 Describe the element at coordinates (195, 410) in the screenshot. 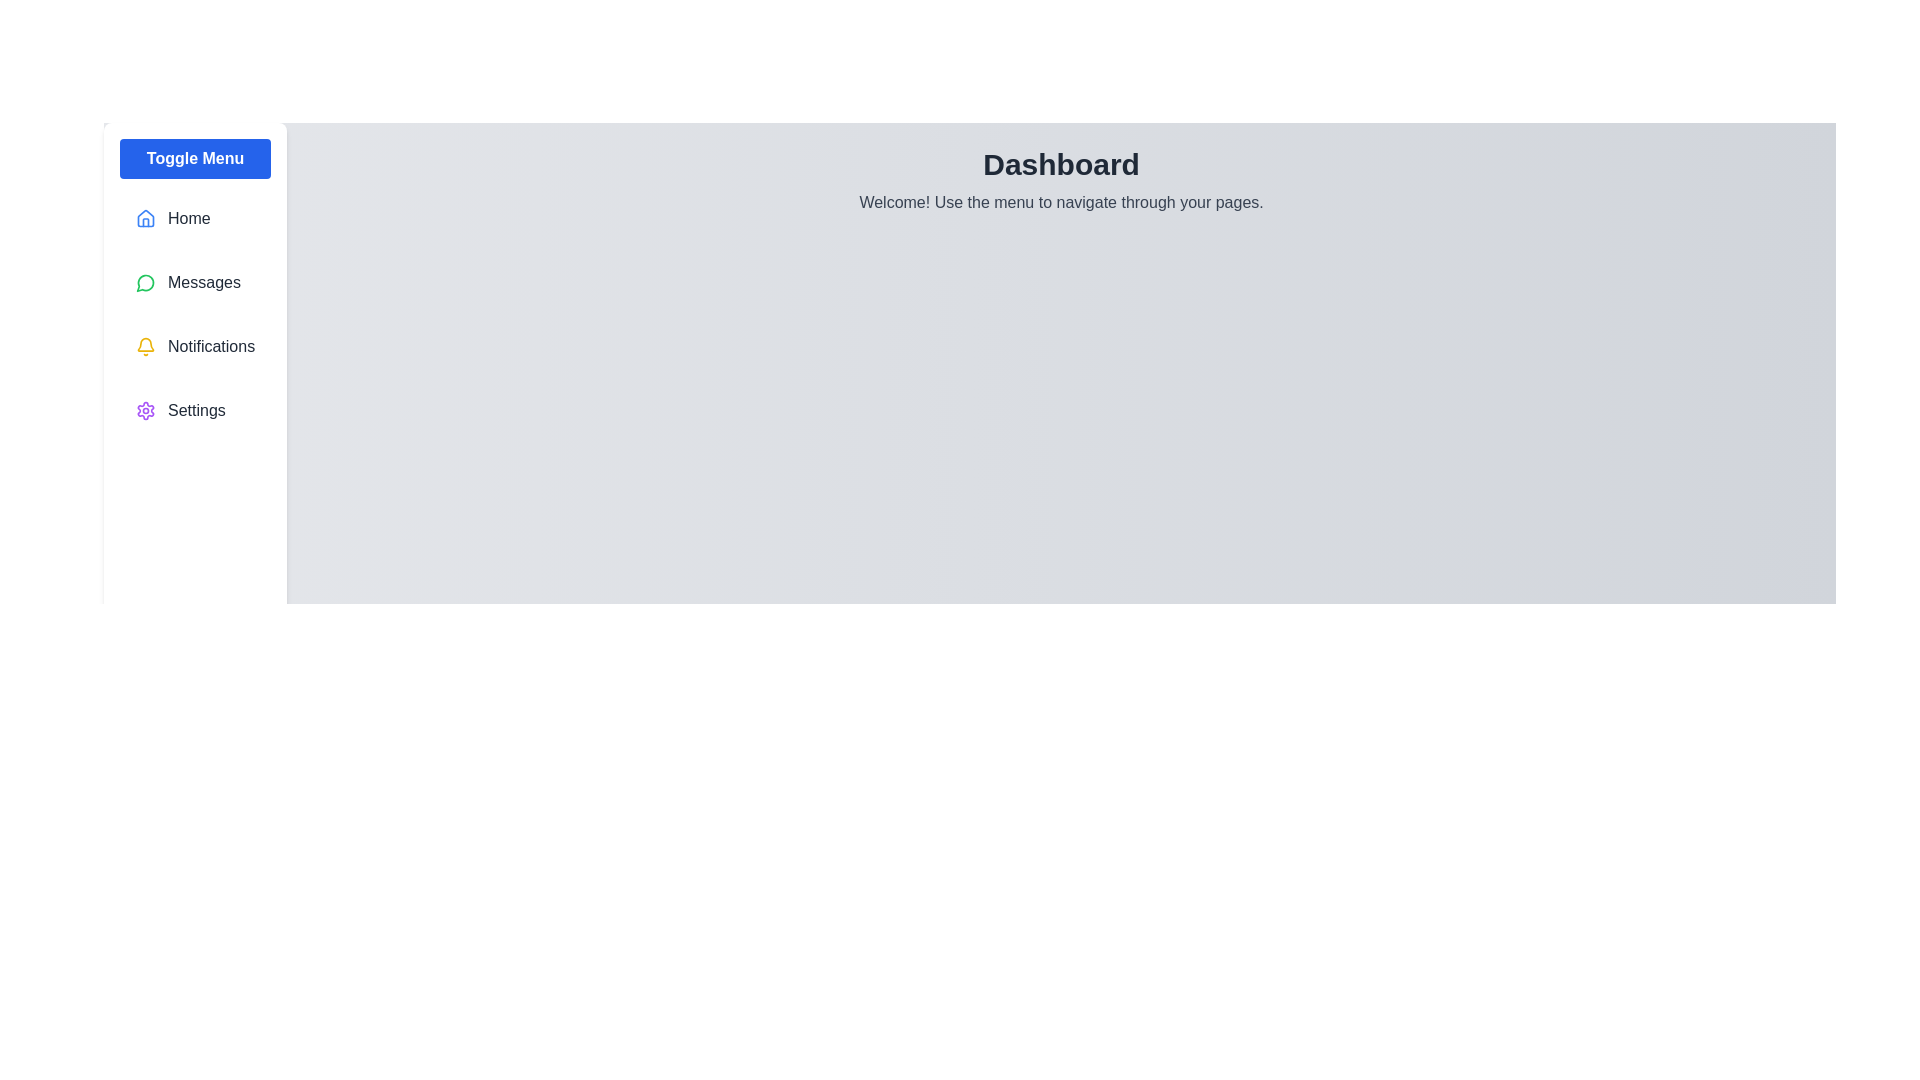

I see `the menu item Settings in the sidebar` at that location.